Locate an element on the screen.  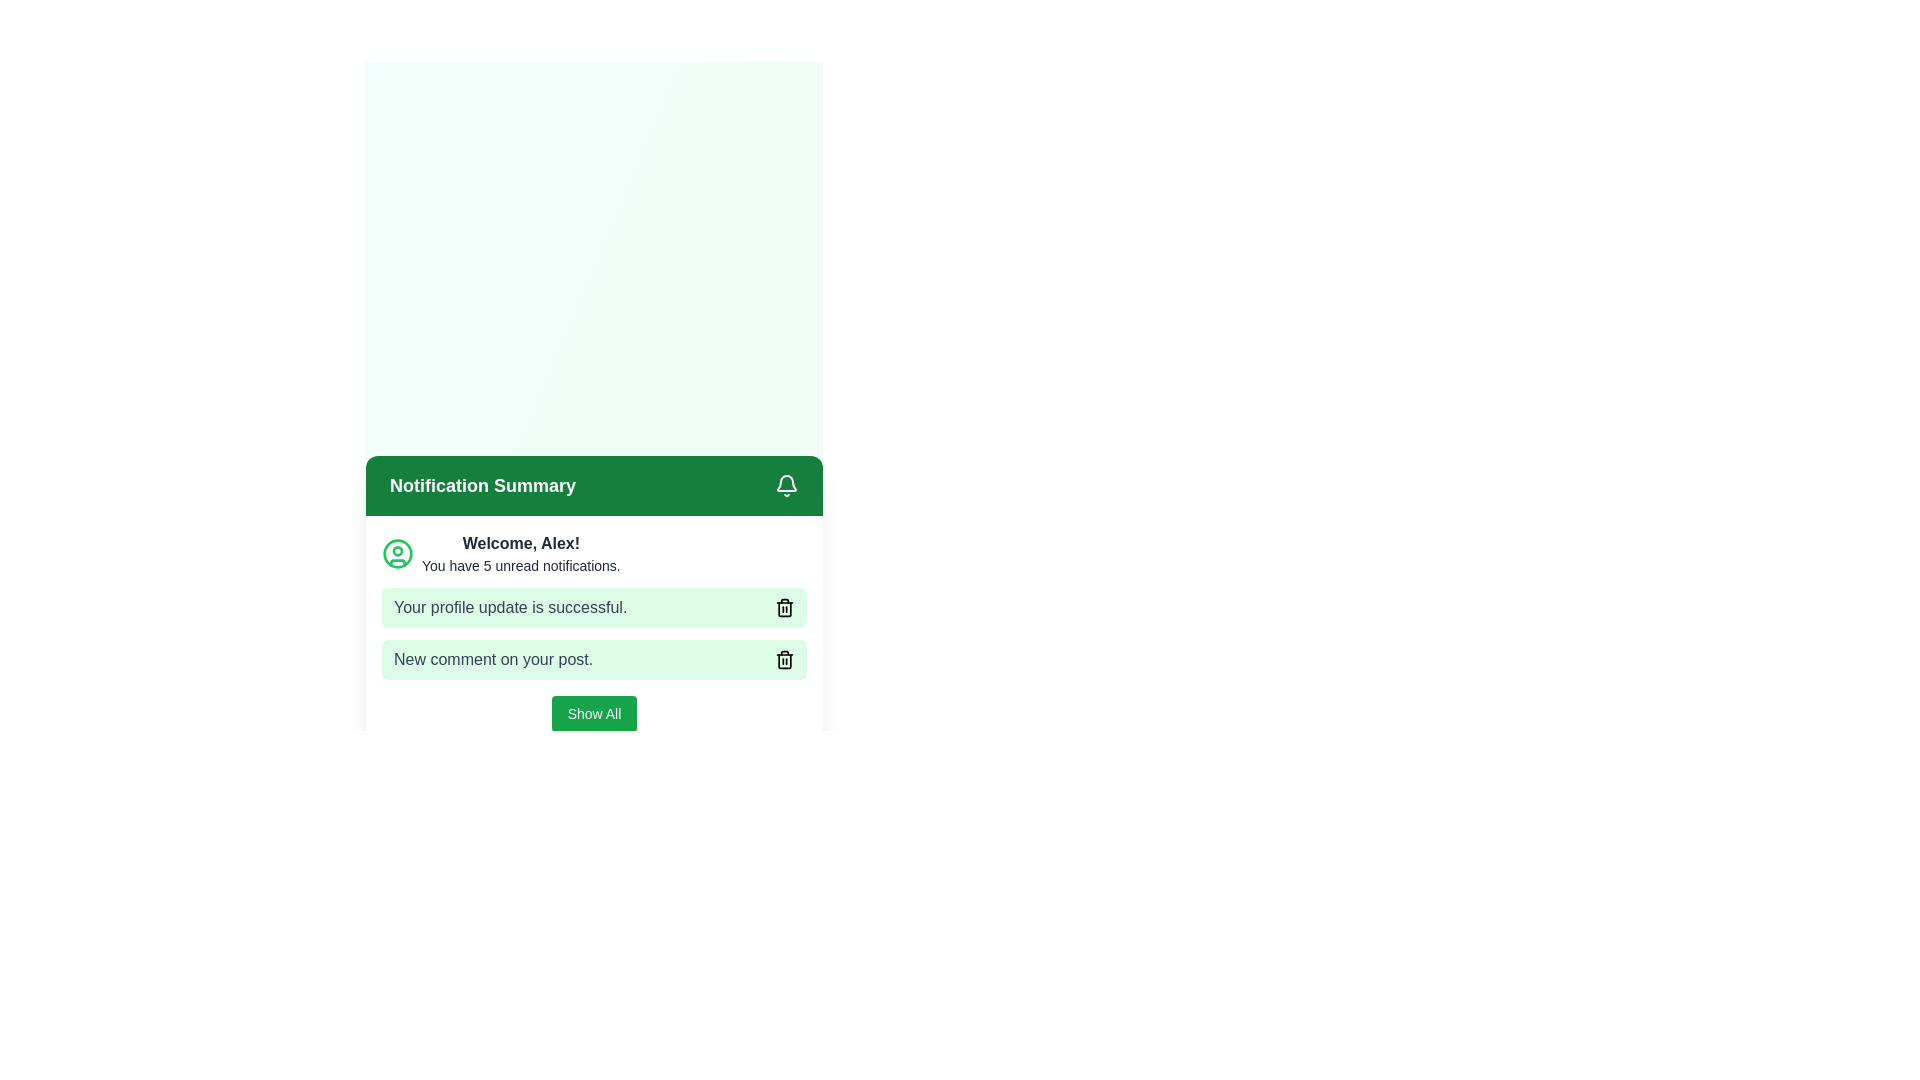
the static text notification that informs the user about a new comment on their post is located at coordinates (493, 659).